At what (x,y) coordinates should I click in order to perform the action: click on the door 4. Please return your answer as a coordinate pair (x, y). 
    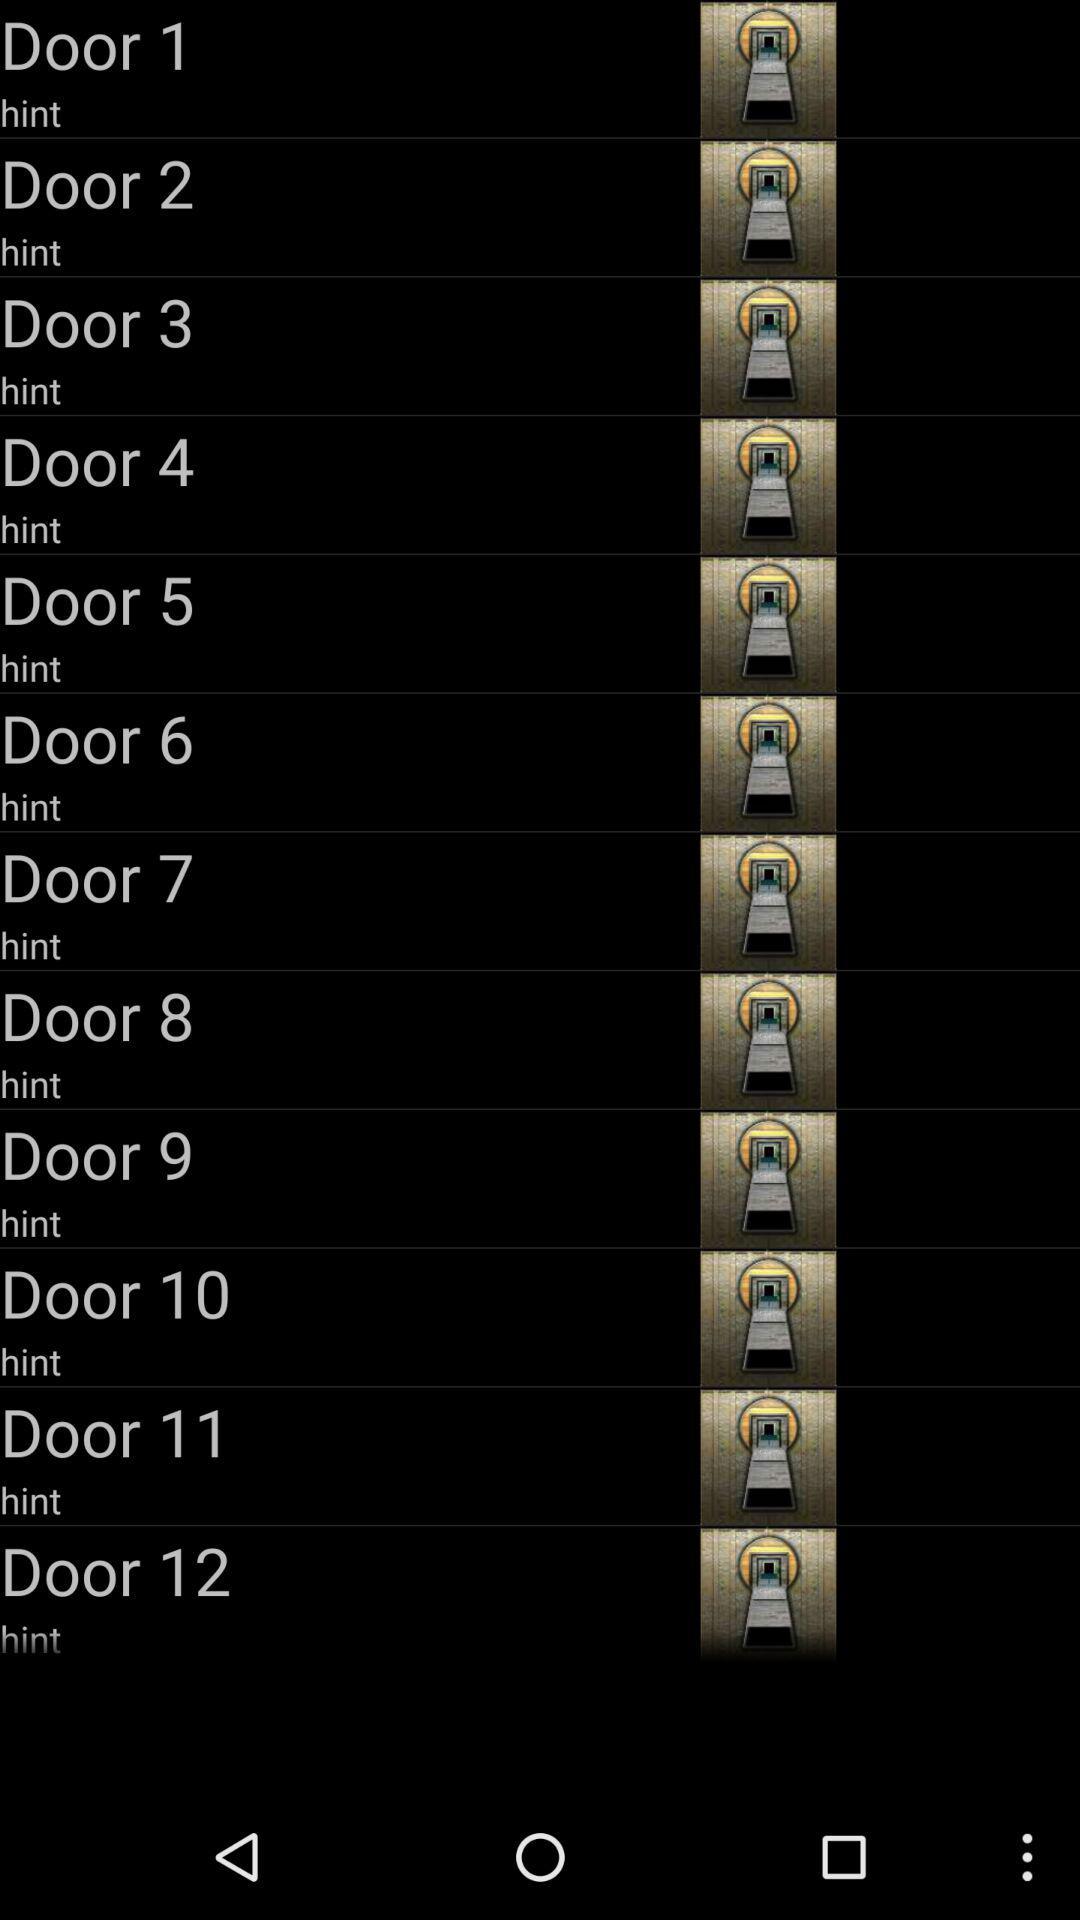
    Looking at the image, I should click on (346, 459).